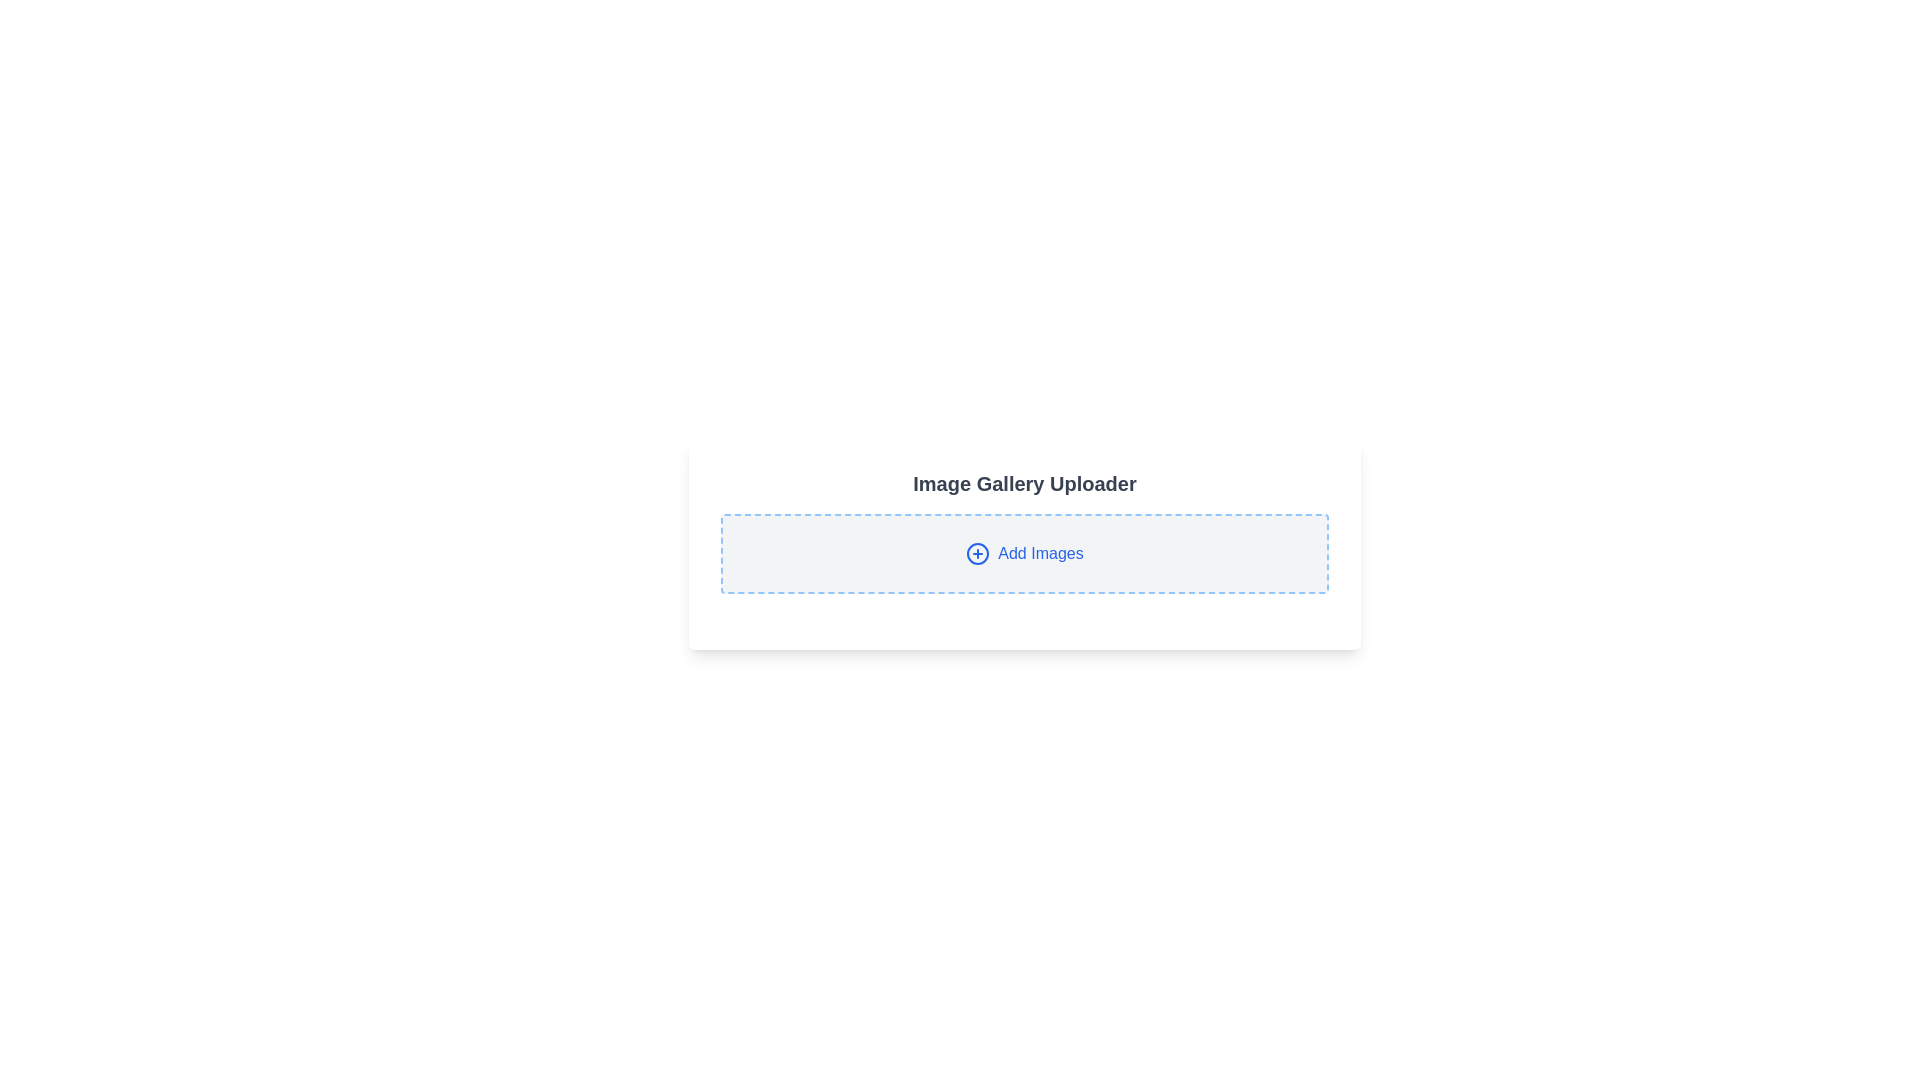  What do you see at coordinates (978, 554) in the screenshot?
I see `the blue circular plus icon within the 'Add Images' button` at bounding box center [978, 554].